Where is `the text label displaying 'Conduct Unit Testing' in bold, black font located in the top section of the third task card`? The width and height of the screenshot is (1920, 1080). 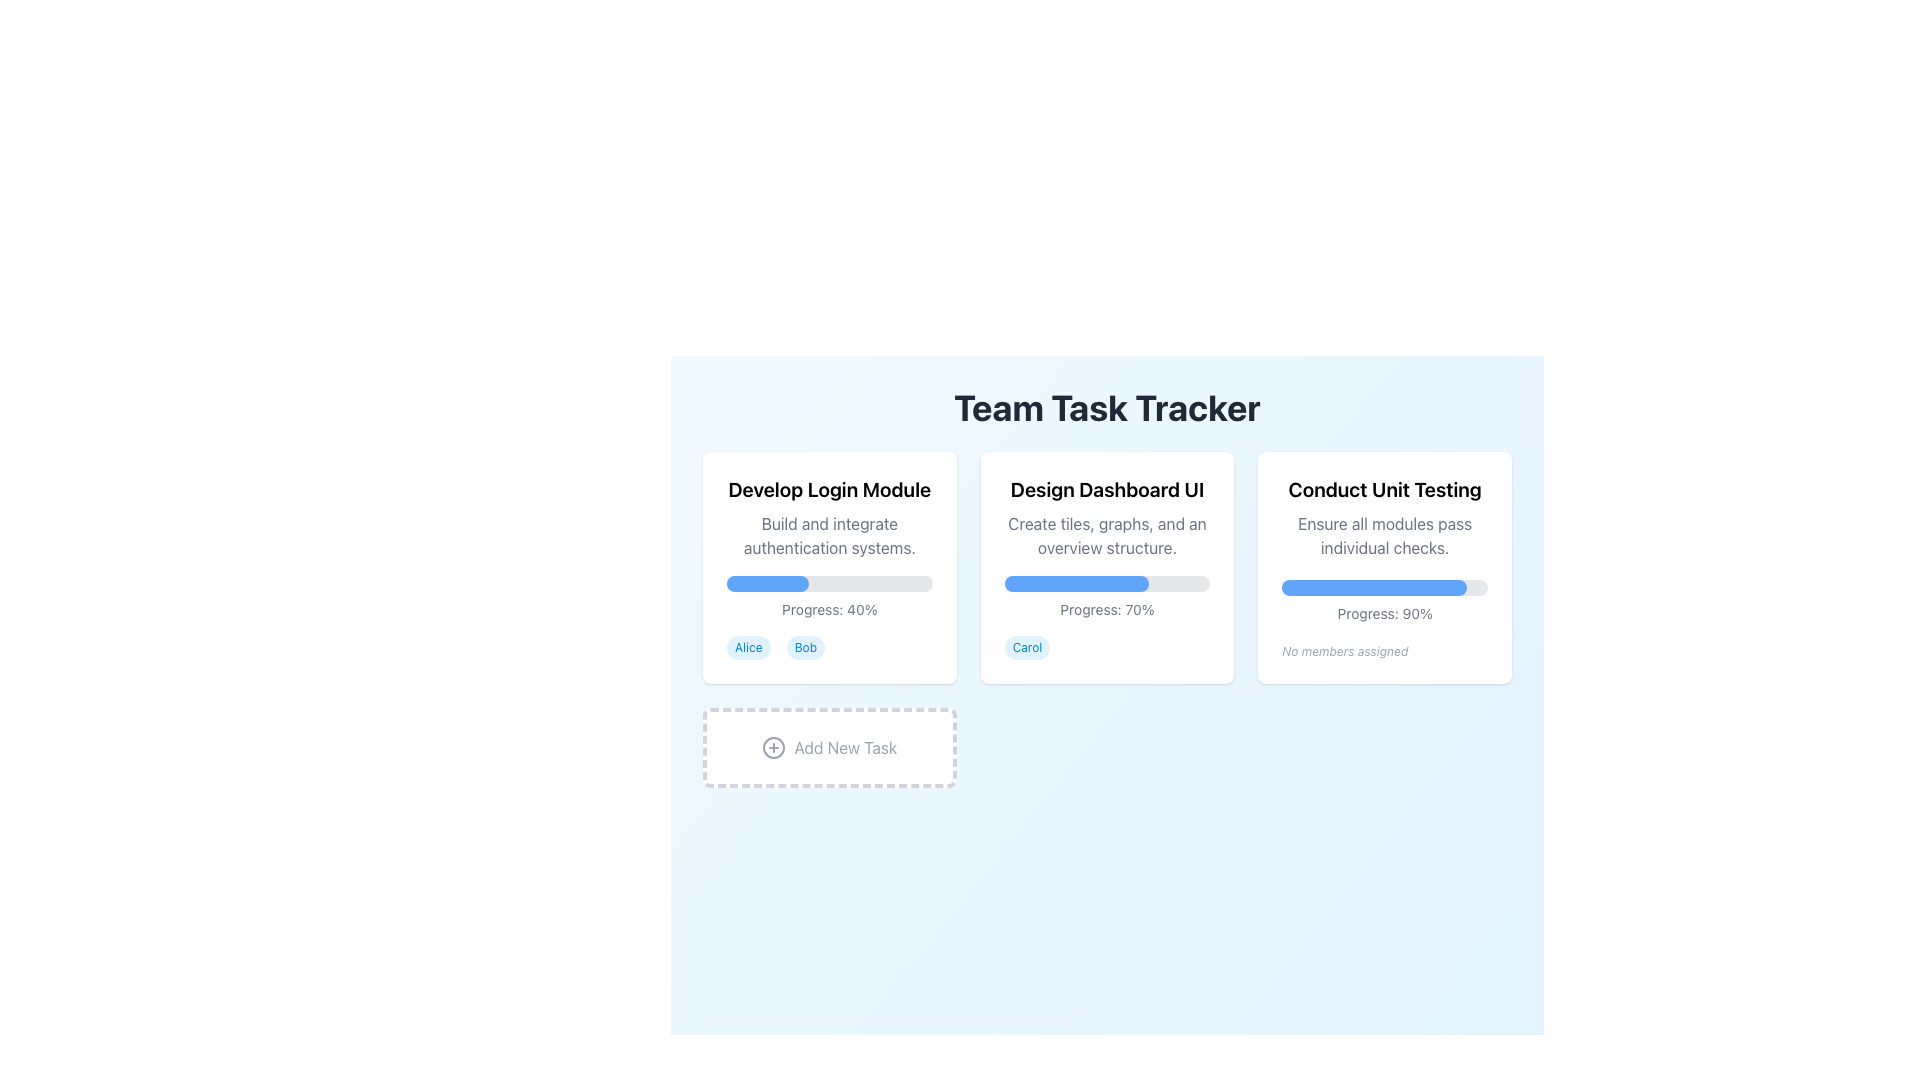 the text label displaying 'Conduct Unit Testing' in bold, black font located in the top section of the third task card is located at coordinates (1384, 489).